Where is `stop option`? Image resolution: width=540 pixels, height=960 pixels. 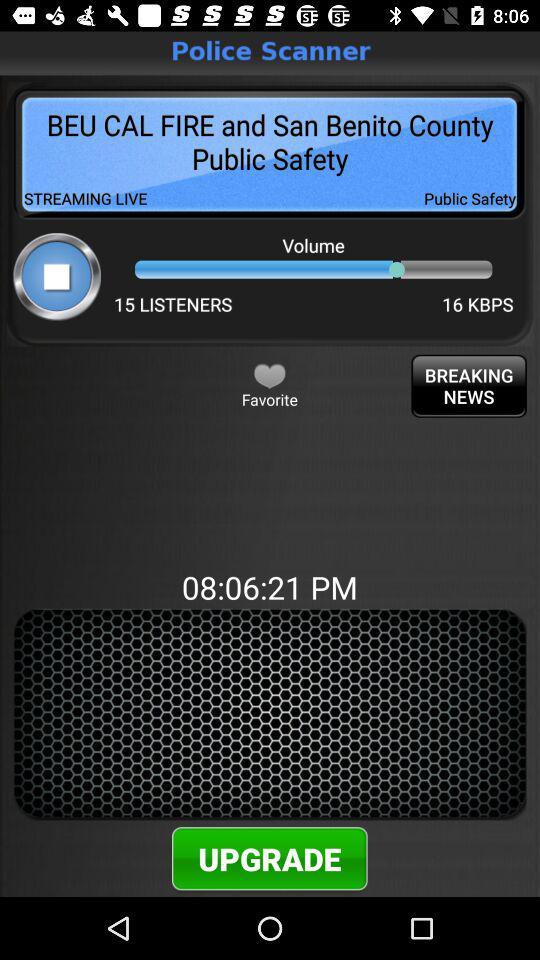 stop option is located at coordinates (57, 275).